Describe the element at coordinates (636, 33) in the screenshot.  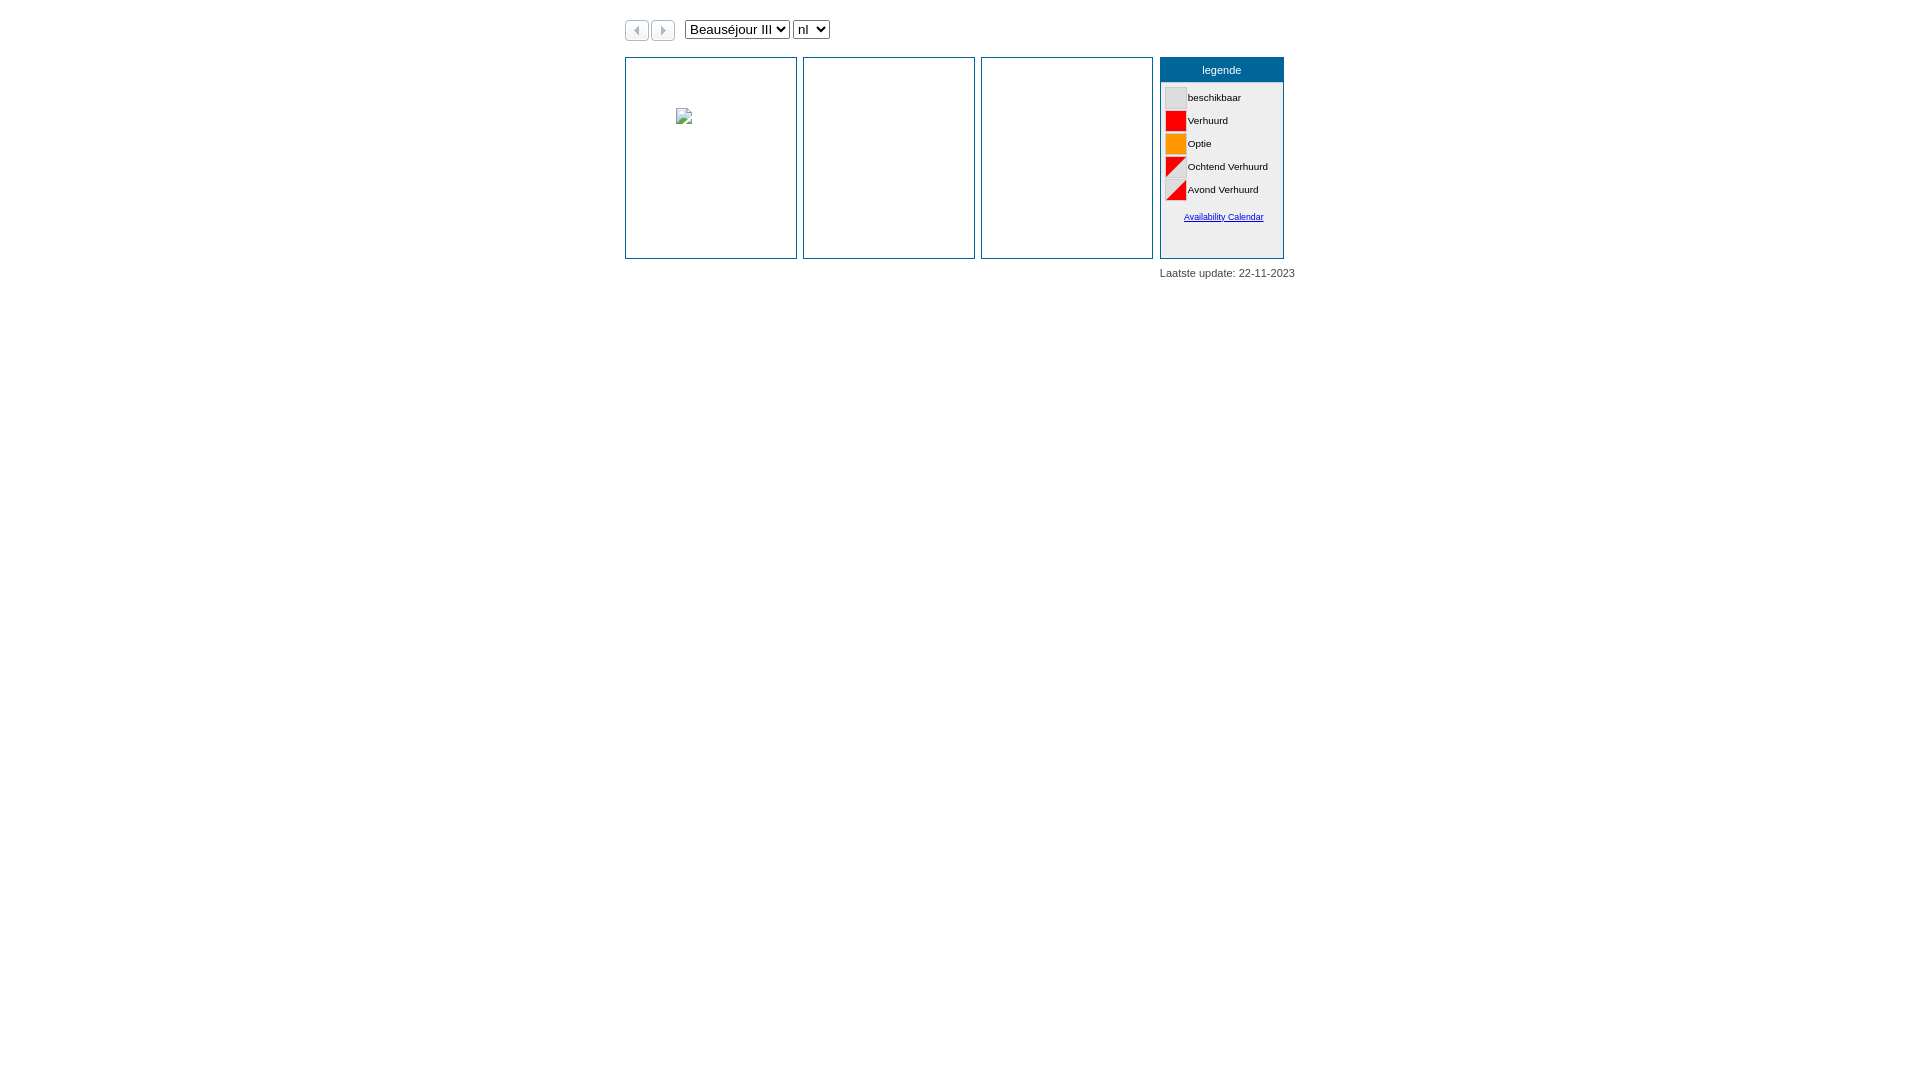
I see `'vorige maanden'` at that location.